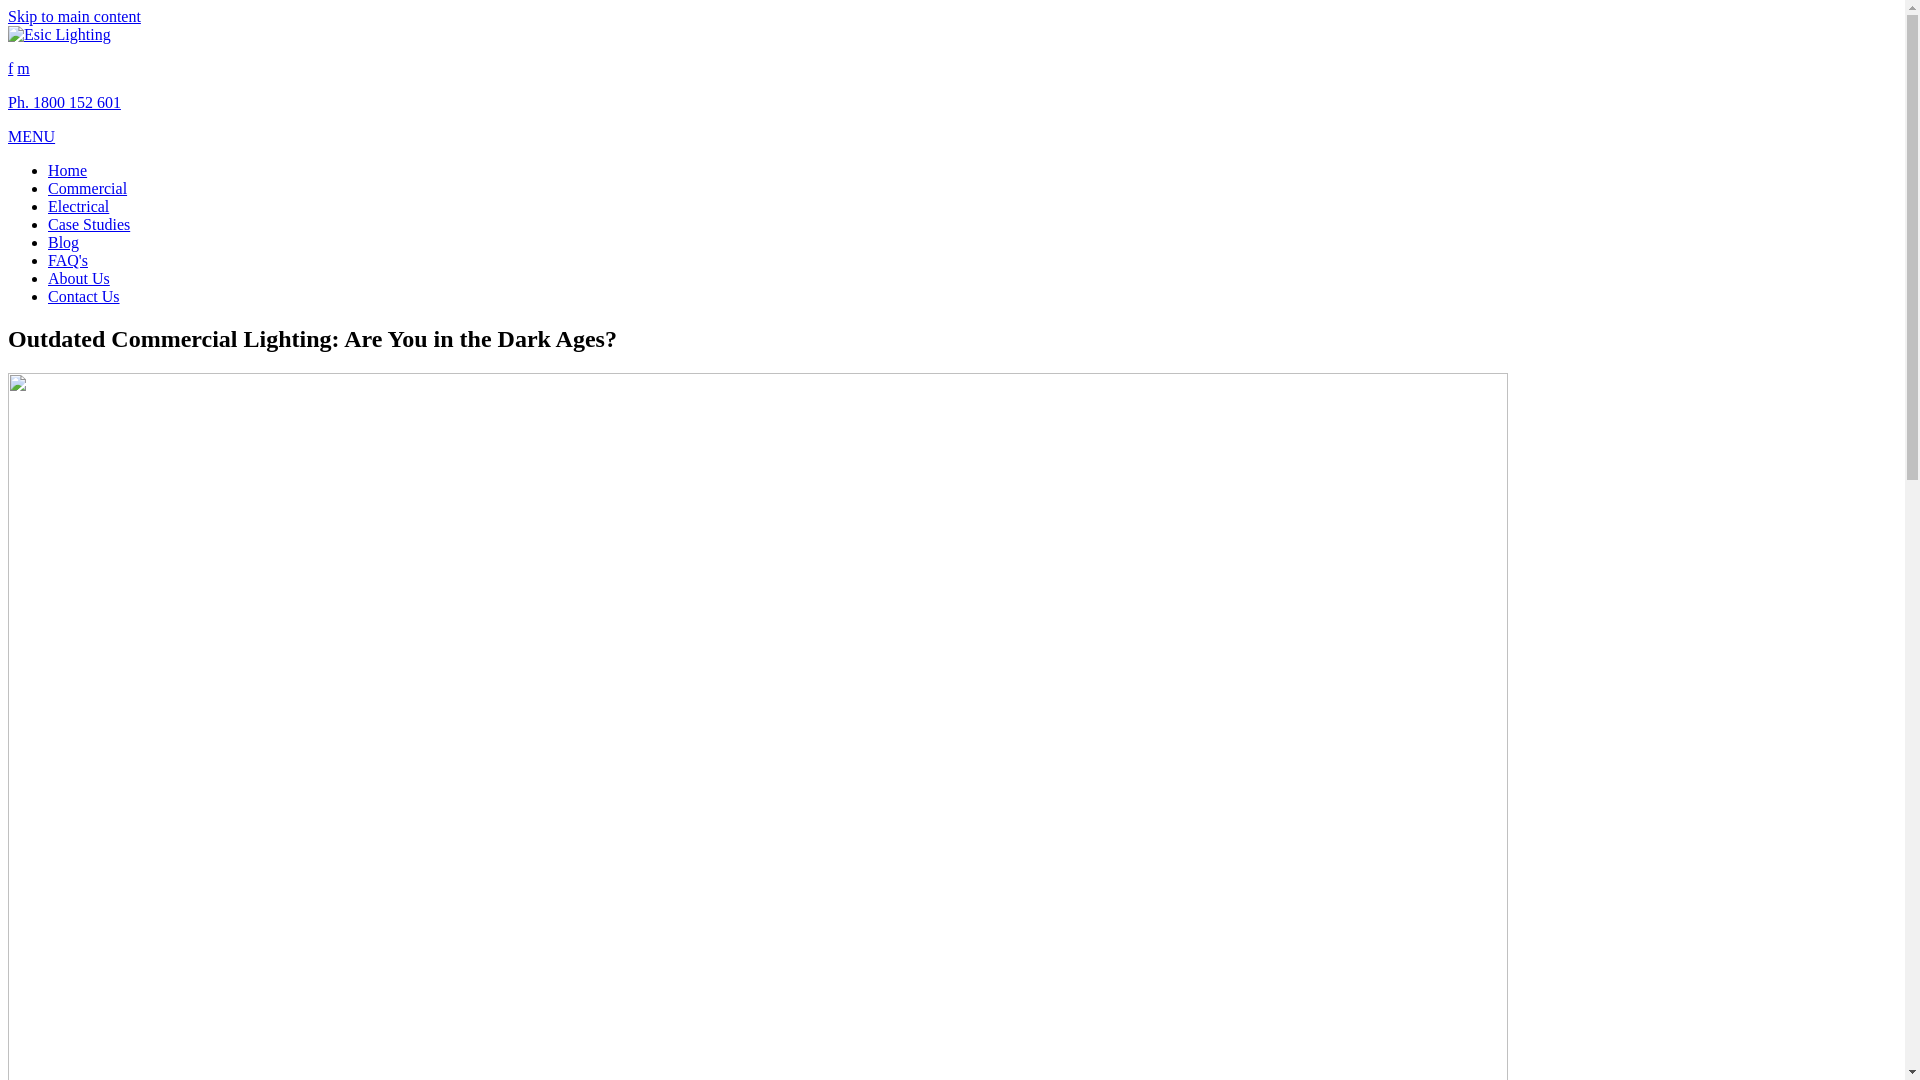 Image resolution: width=1920 pixels, height=1080 pixels. What do you see at coordinates (10, 67) in the screenshot?
I see `'f'` at bounding box center [10, 67].